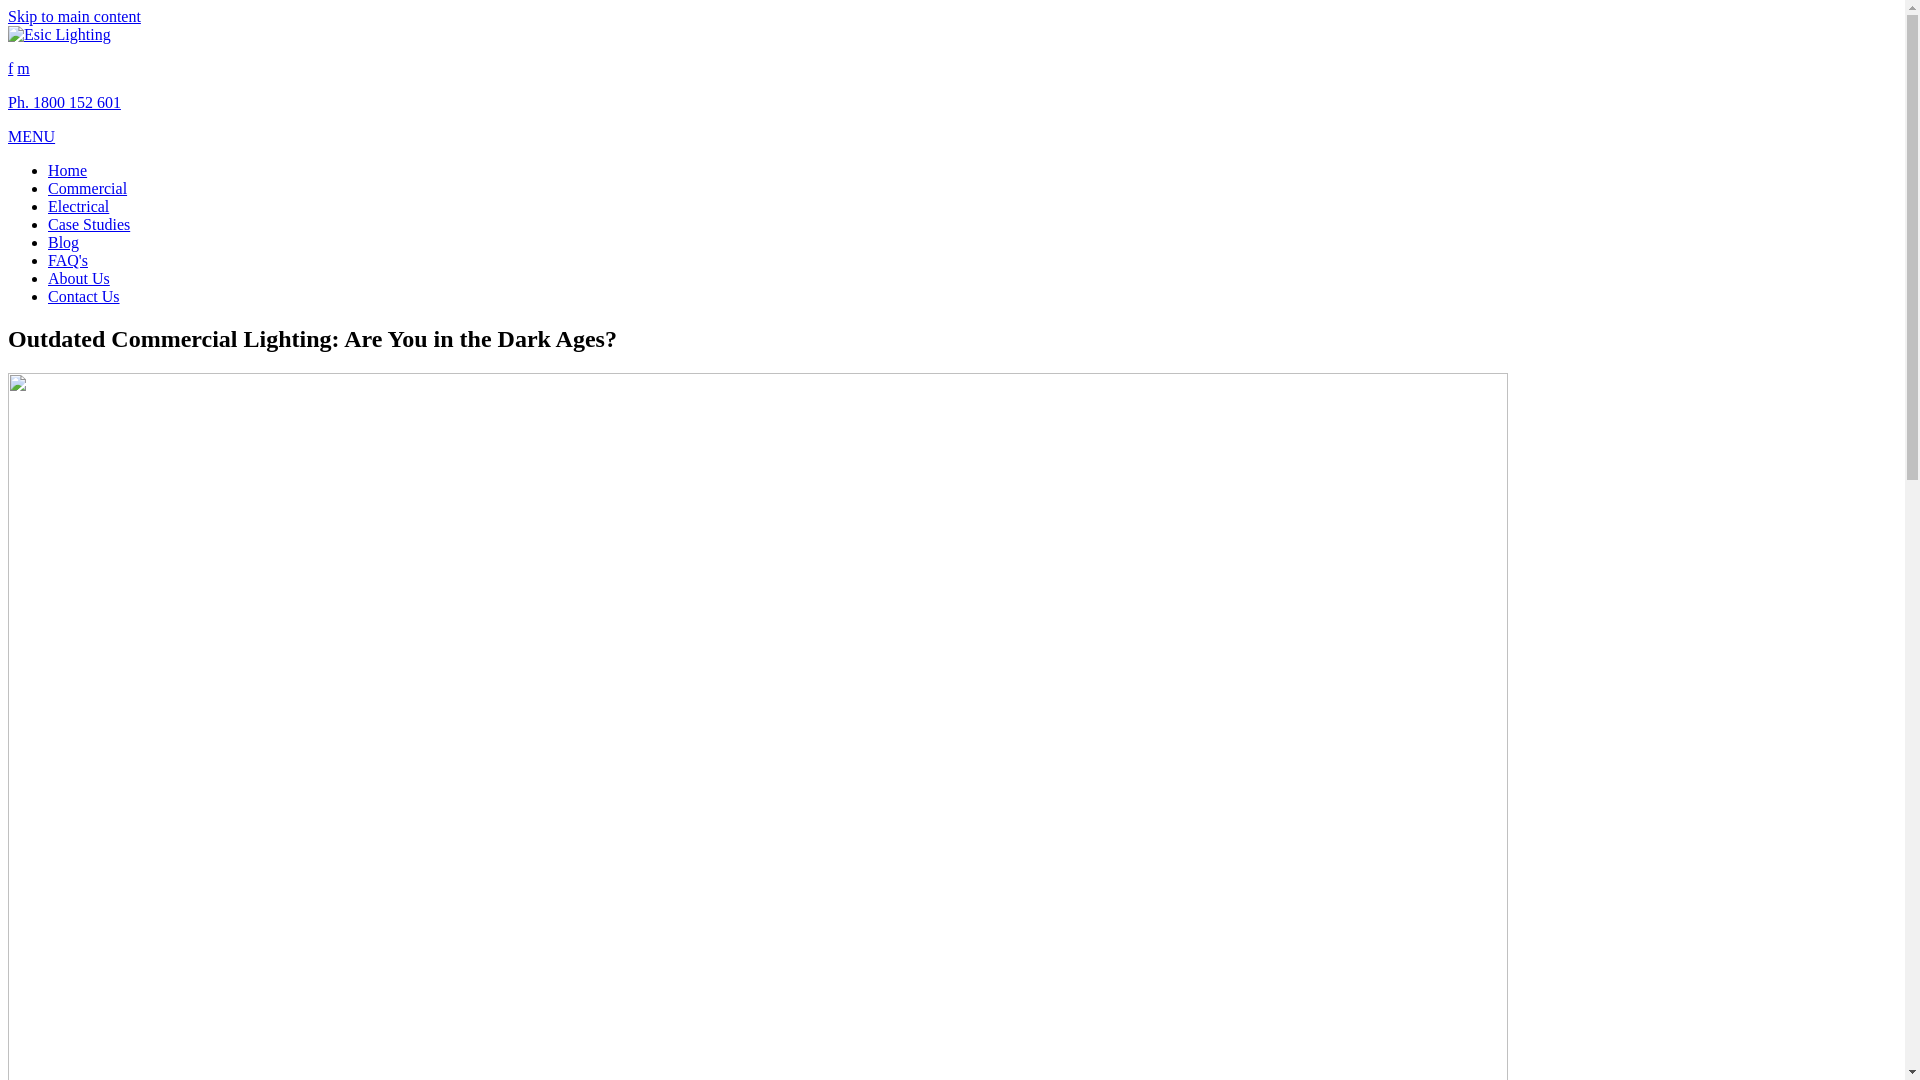 Image resolution: width=1920 pixels, height=1080 pixels. What do you see at coordinates (10, 67) in the screenshot?
I see `'f'` at bounding box center [10, 67].